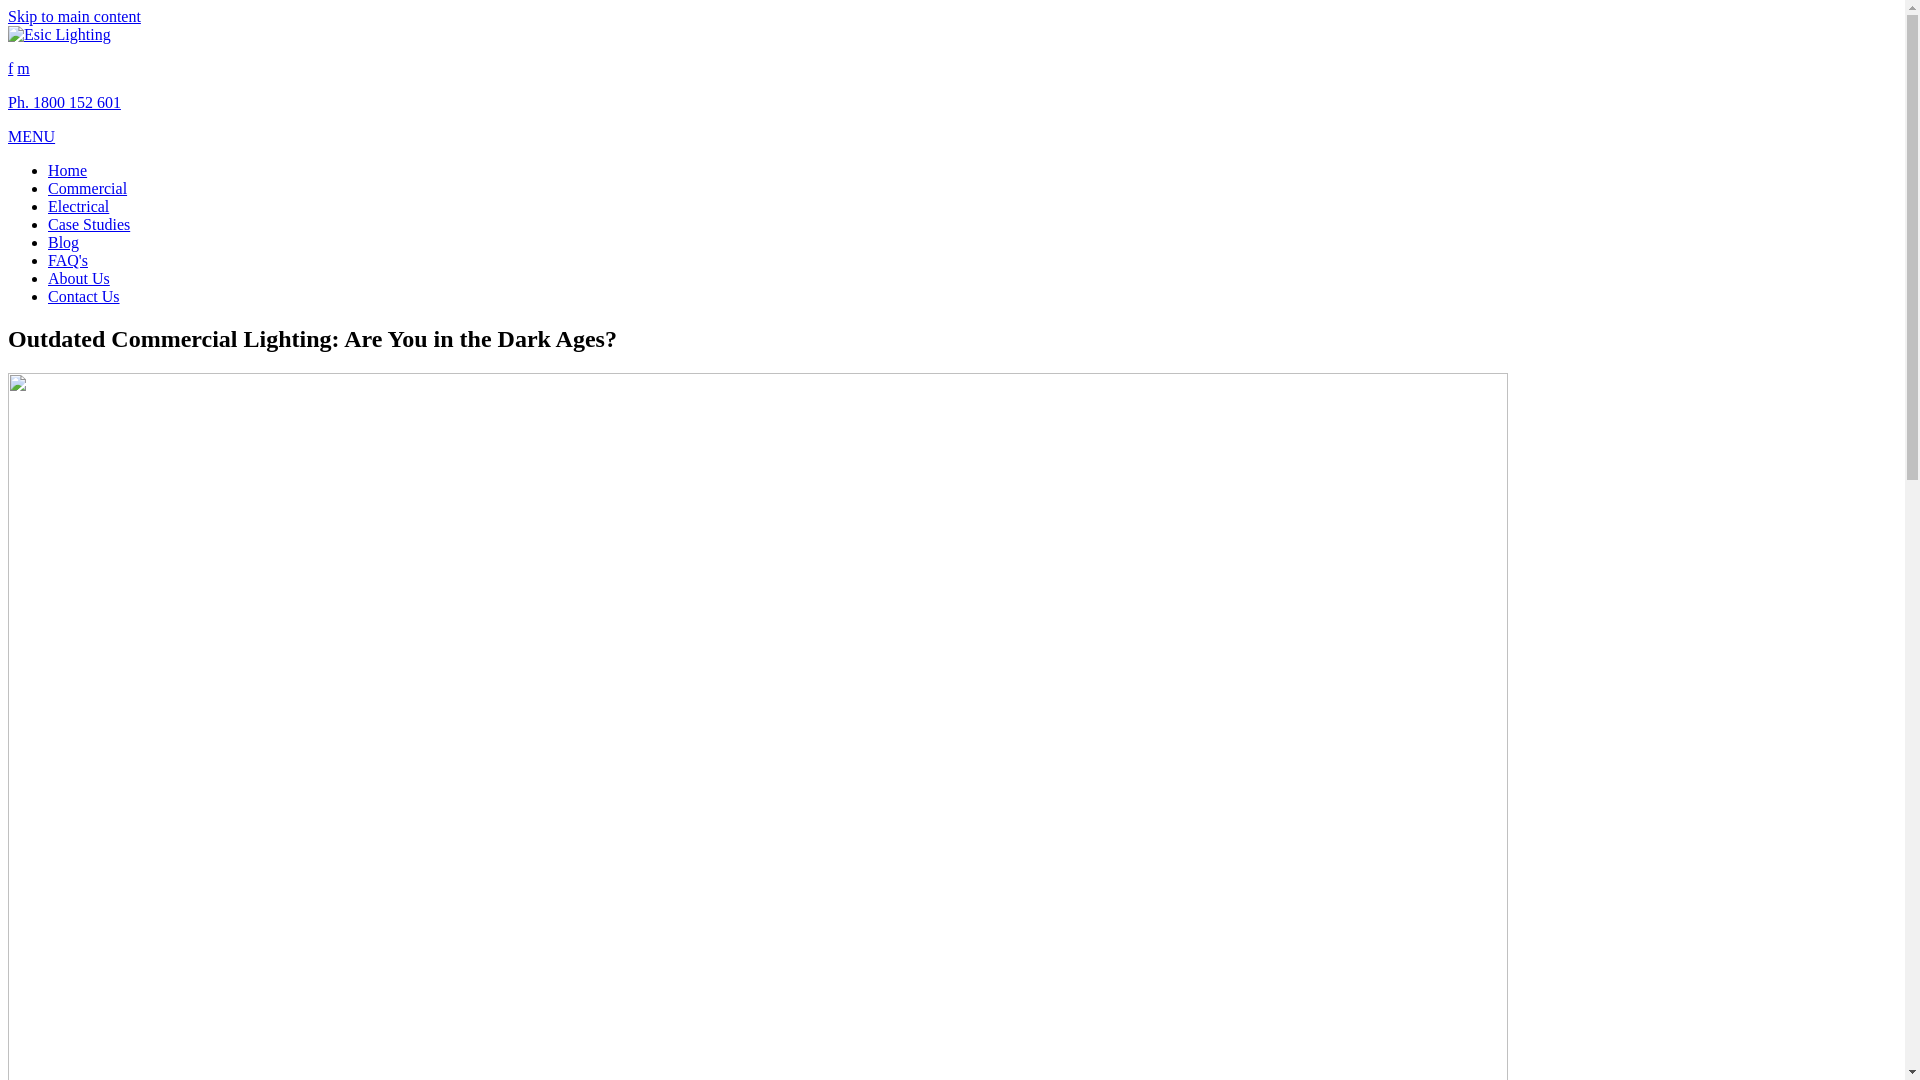 Image resolution: width=1920 pixels, height=1080 pixels. What do you see at coordinates (10, 67) in the screenshot?
I see `'f'` at bounding box center [10, 67].